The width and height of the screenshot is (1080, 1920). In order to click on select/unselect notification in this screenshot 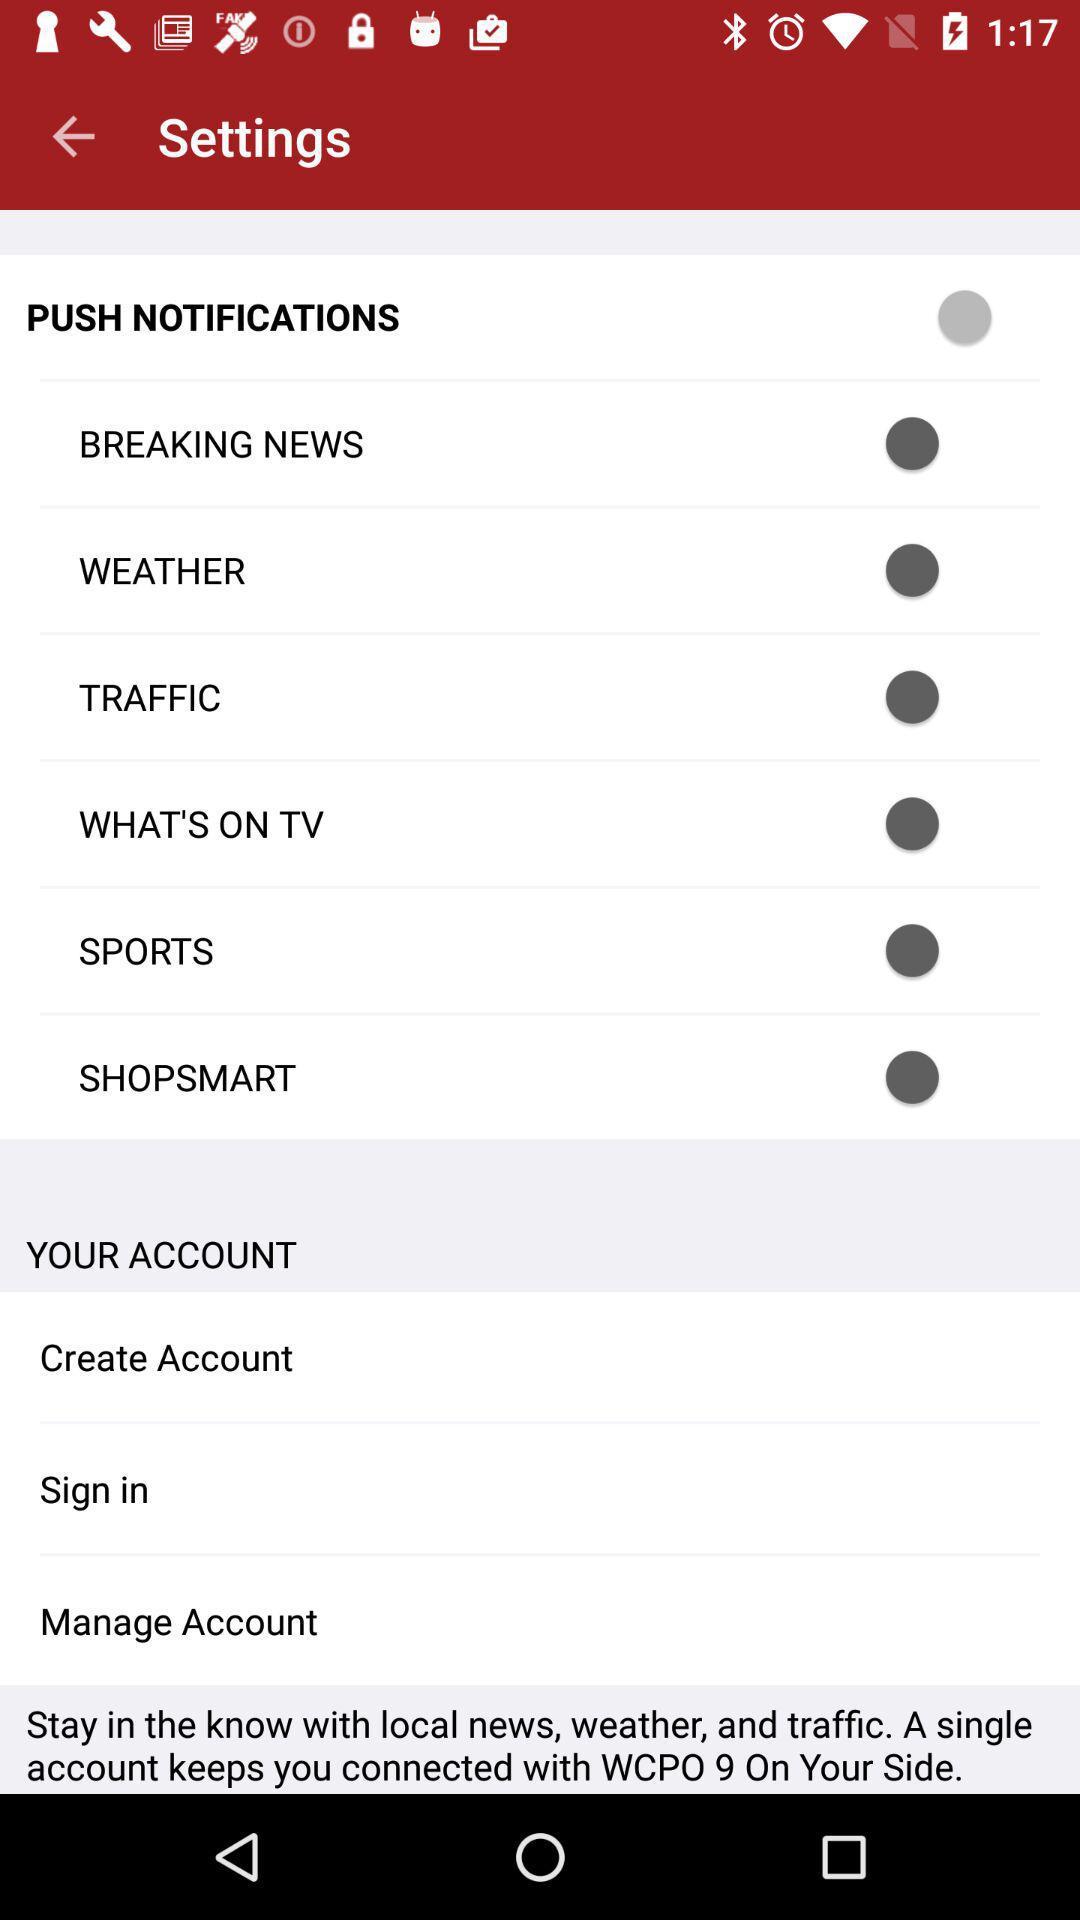, I will do `click(938, 442)`.